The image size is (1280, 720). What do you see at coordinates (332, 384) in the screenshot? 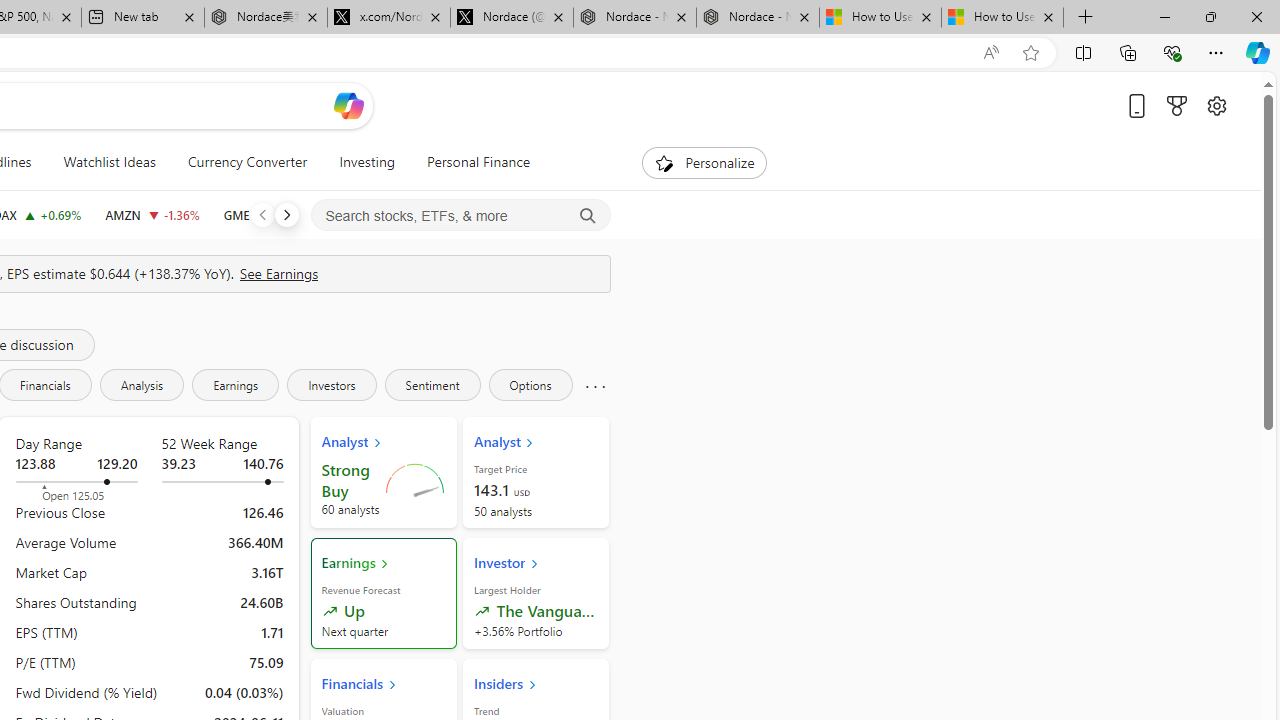
I see `'Investors'` at bounding box center [332, 384].